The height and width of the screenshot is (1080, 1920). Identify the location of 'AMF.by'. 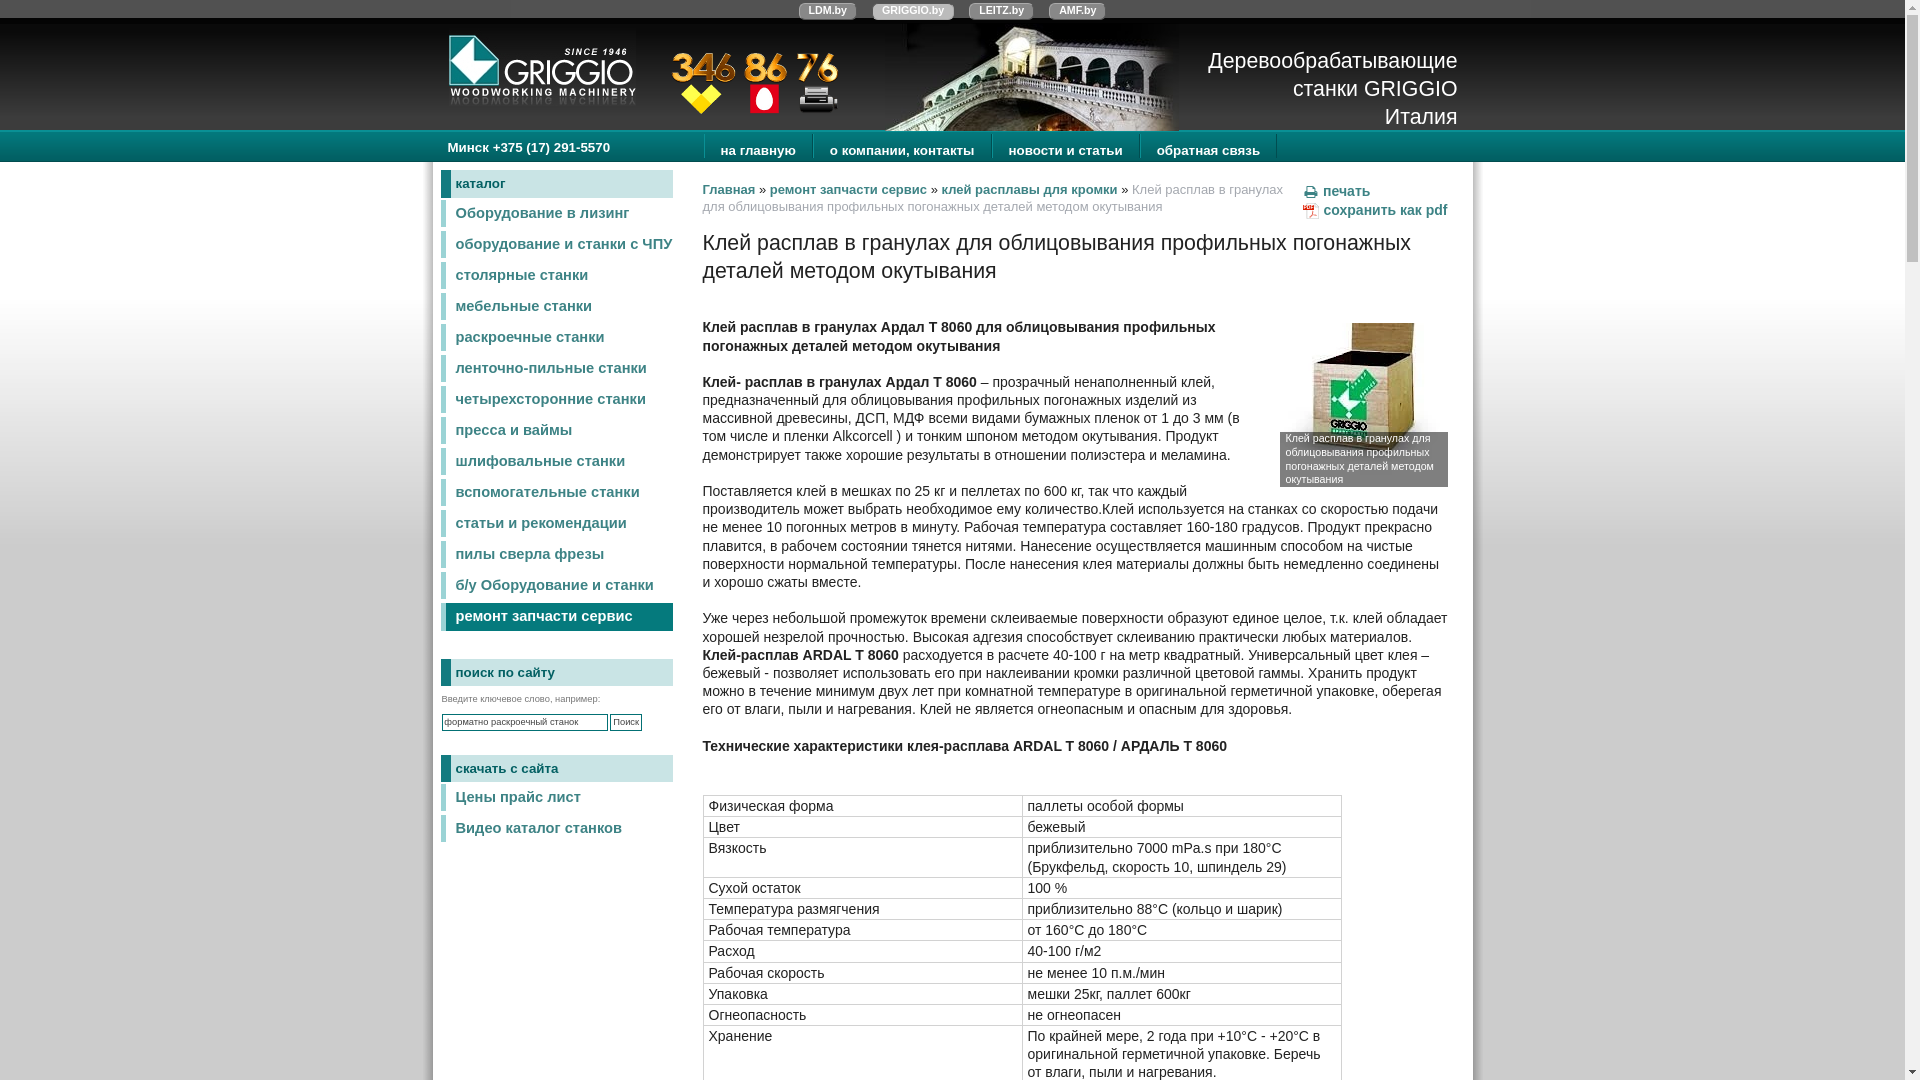
(1076, 11).